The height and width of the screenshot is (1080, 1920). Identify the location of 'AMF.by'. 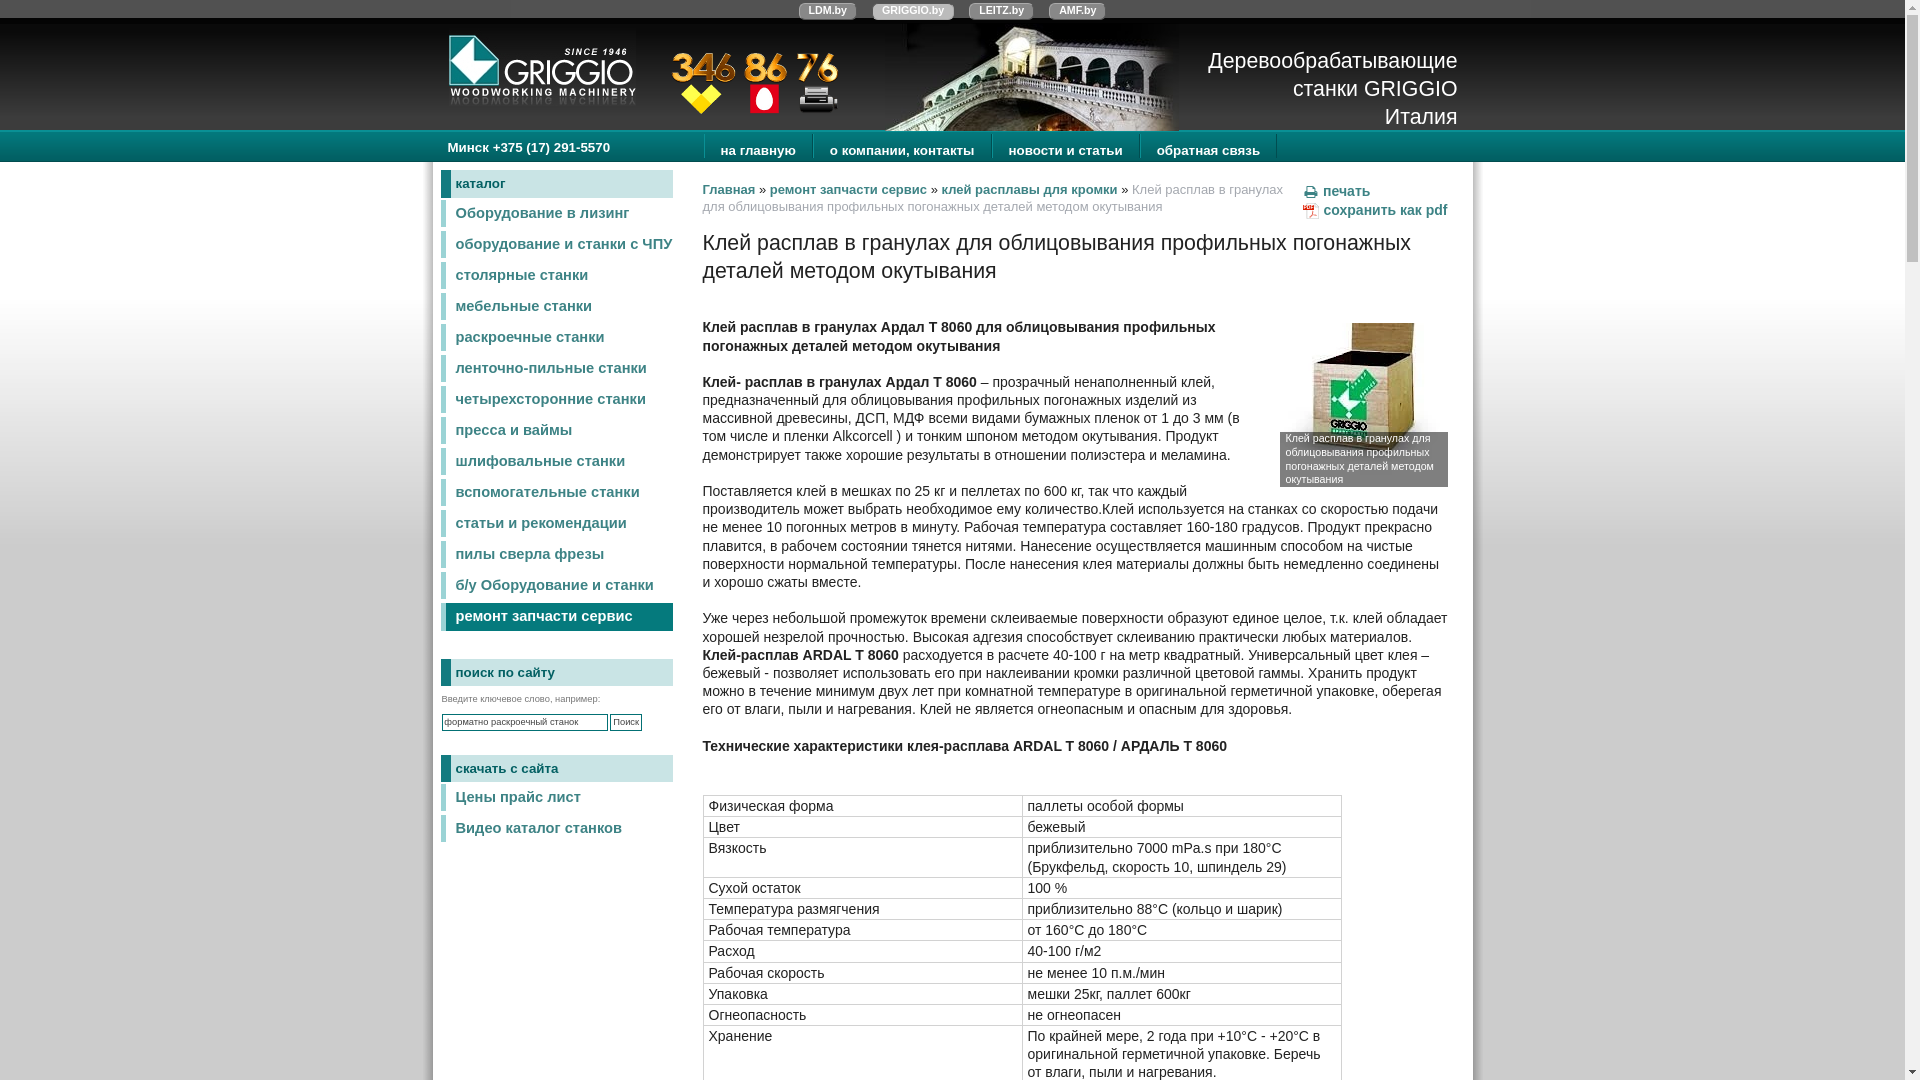
(1076, 11).